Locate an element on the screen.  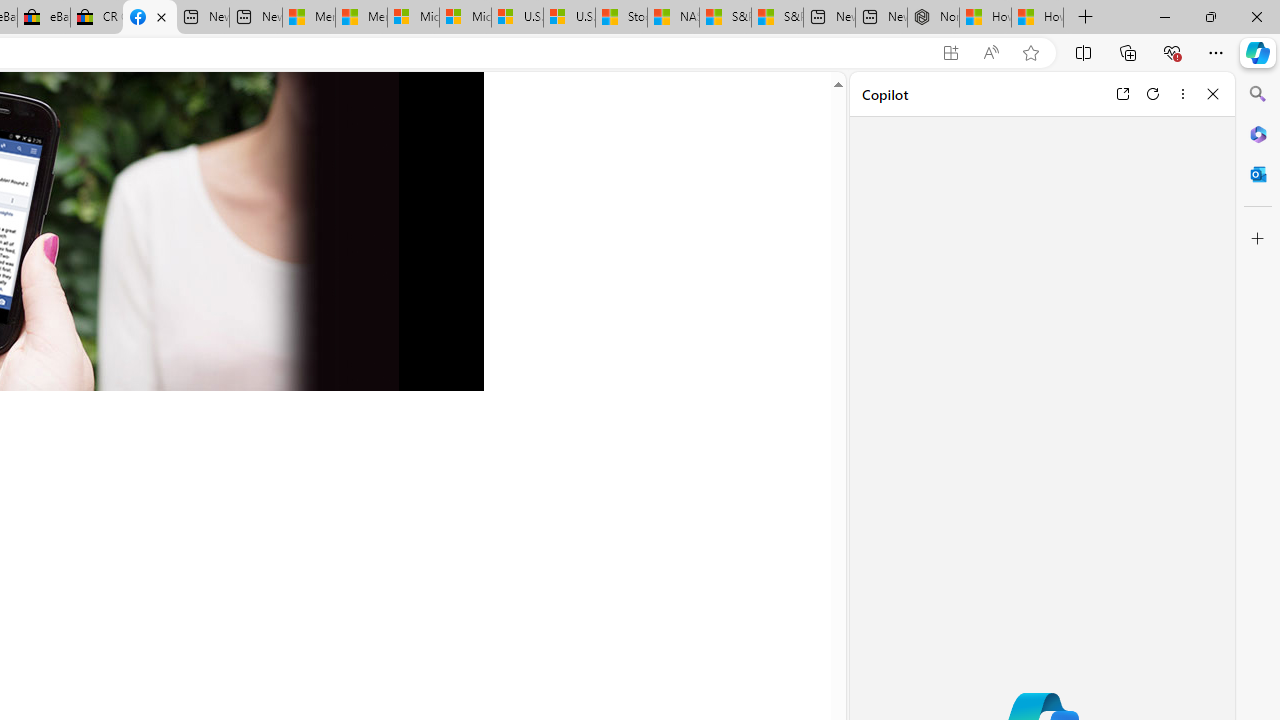
'S&P 500, Nasdaq end lower, weighed by Nvidia dip | Watch' is located at coordinates (775, 17).